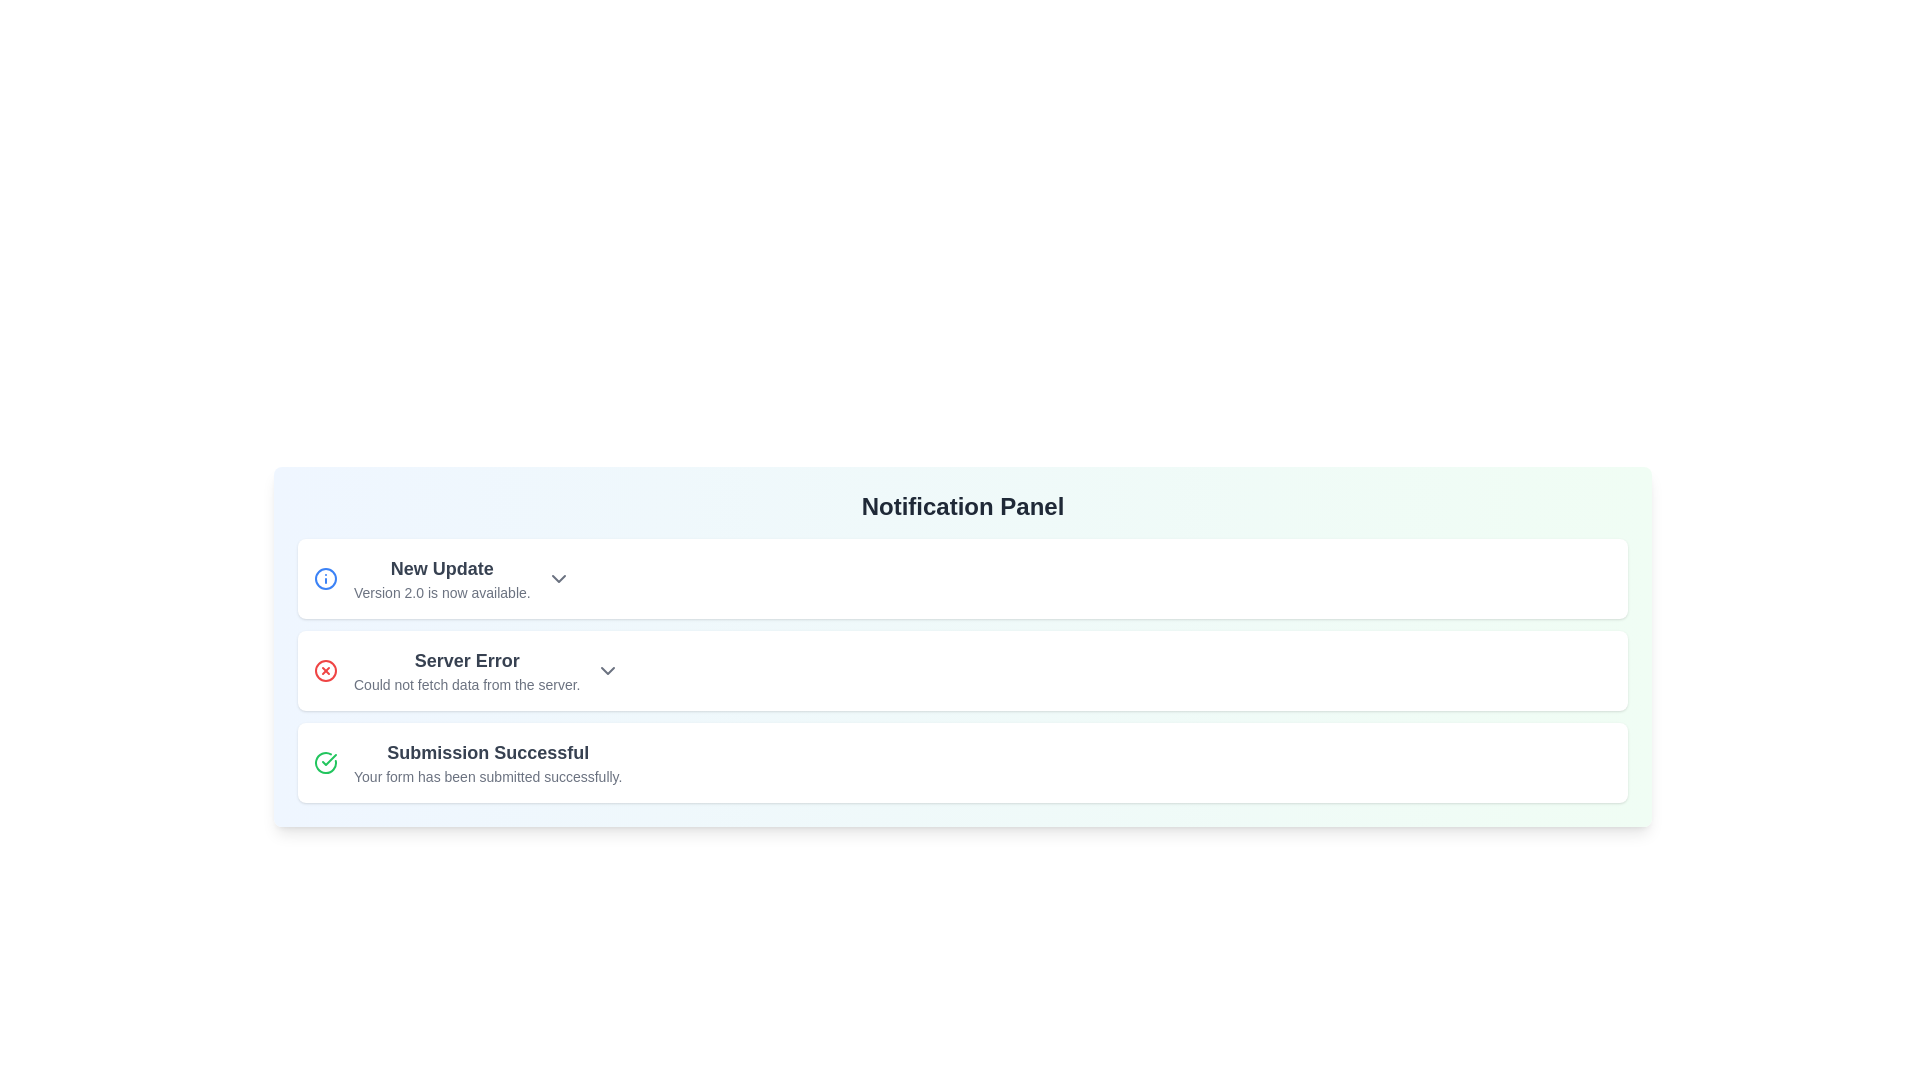 Image resolution: width=1920 pixels, height=1080 pixels. I want to click on the static text displaying the message 'Could not fetch data from the server.' located in the notification box below the 'Server Error' text, so click(466, 684).